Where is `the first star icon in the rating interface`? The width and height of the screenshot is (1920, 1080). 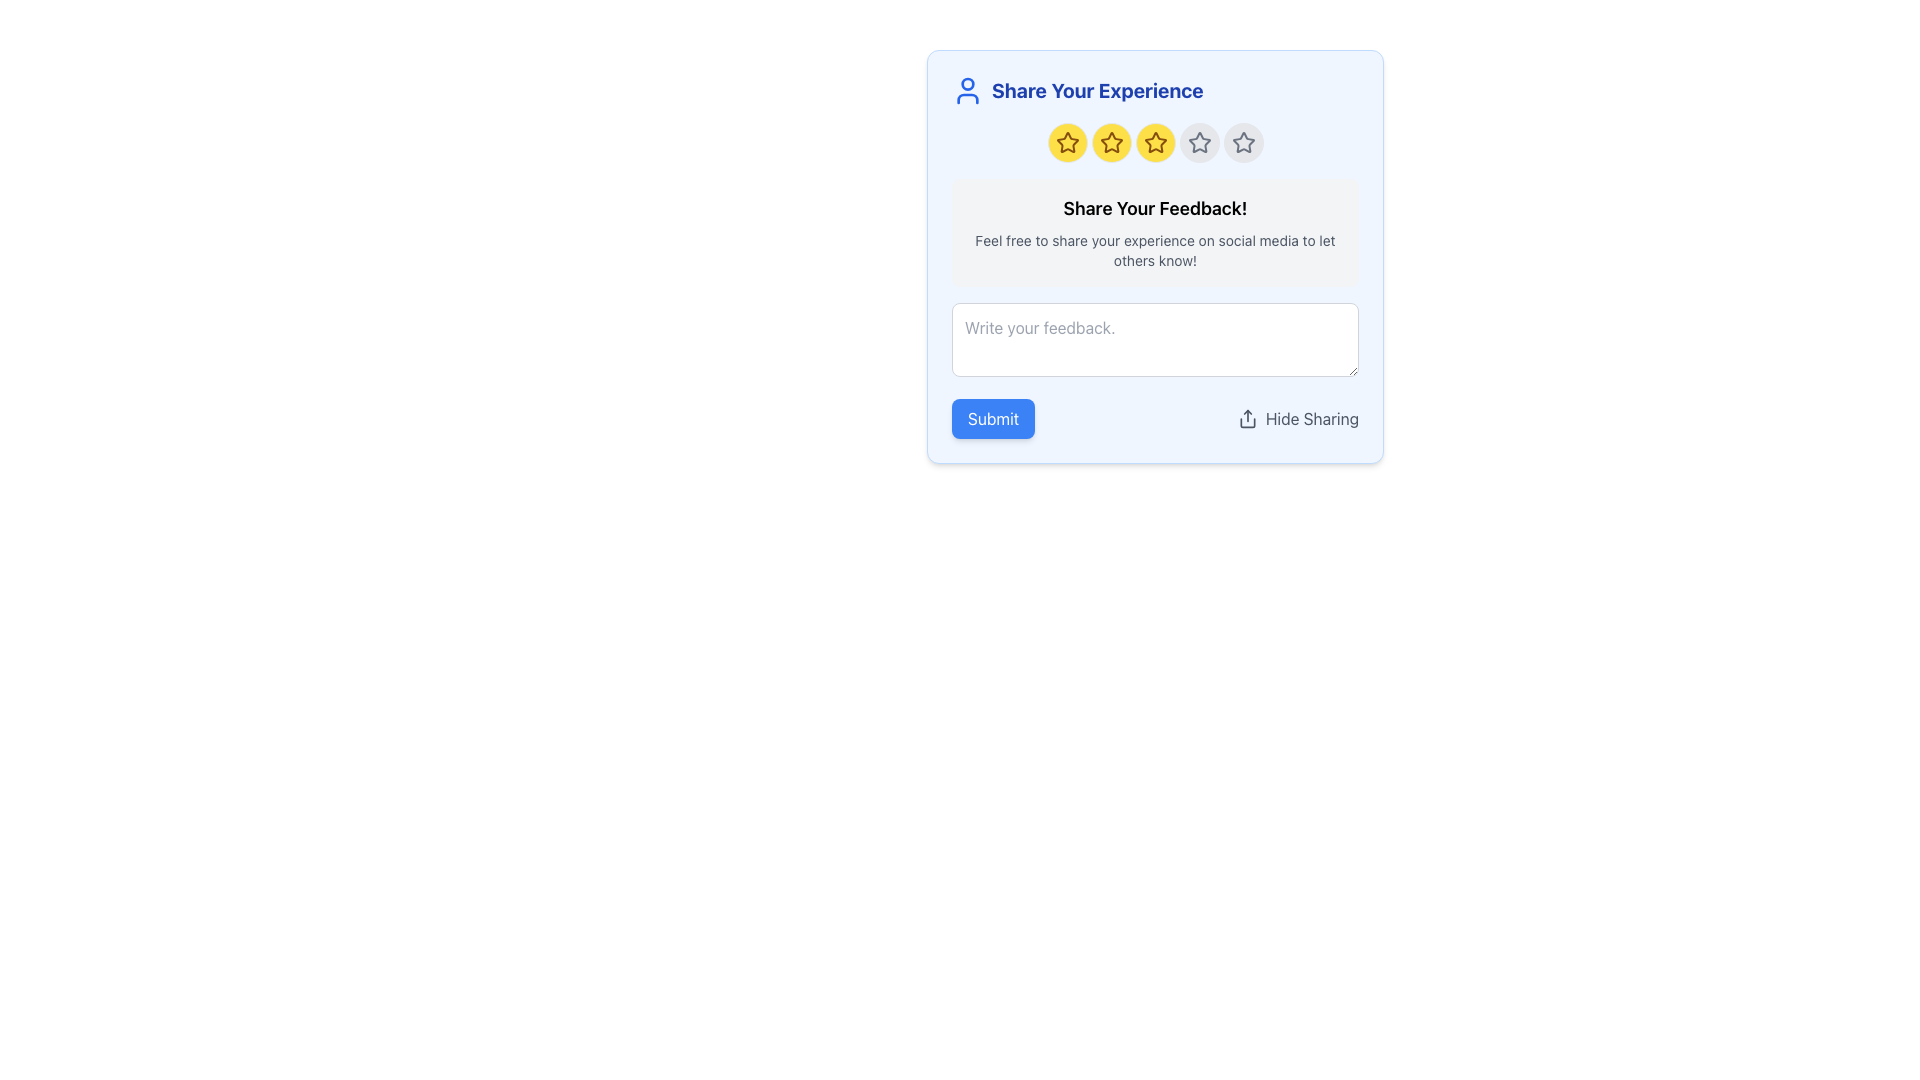 the first star icon in the rating interface is located at coordinates (1066, 141).